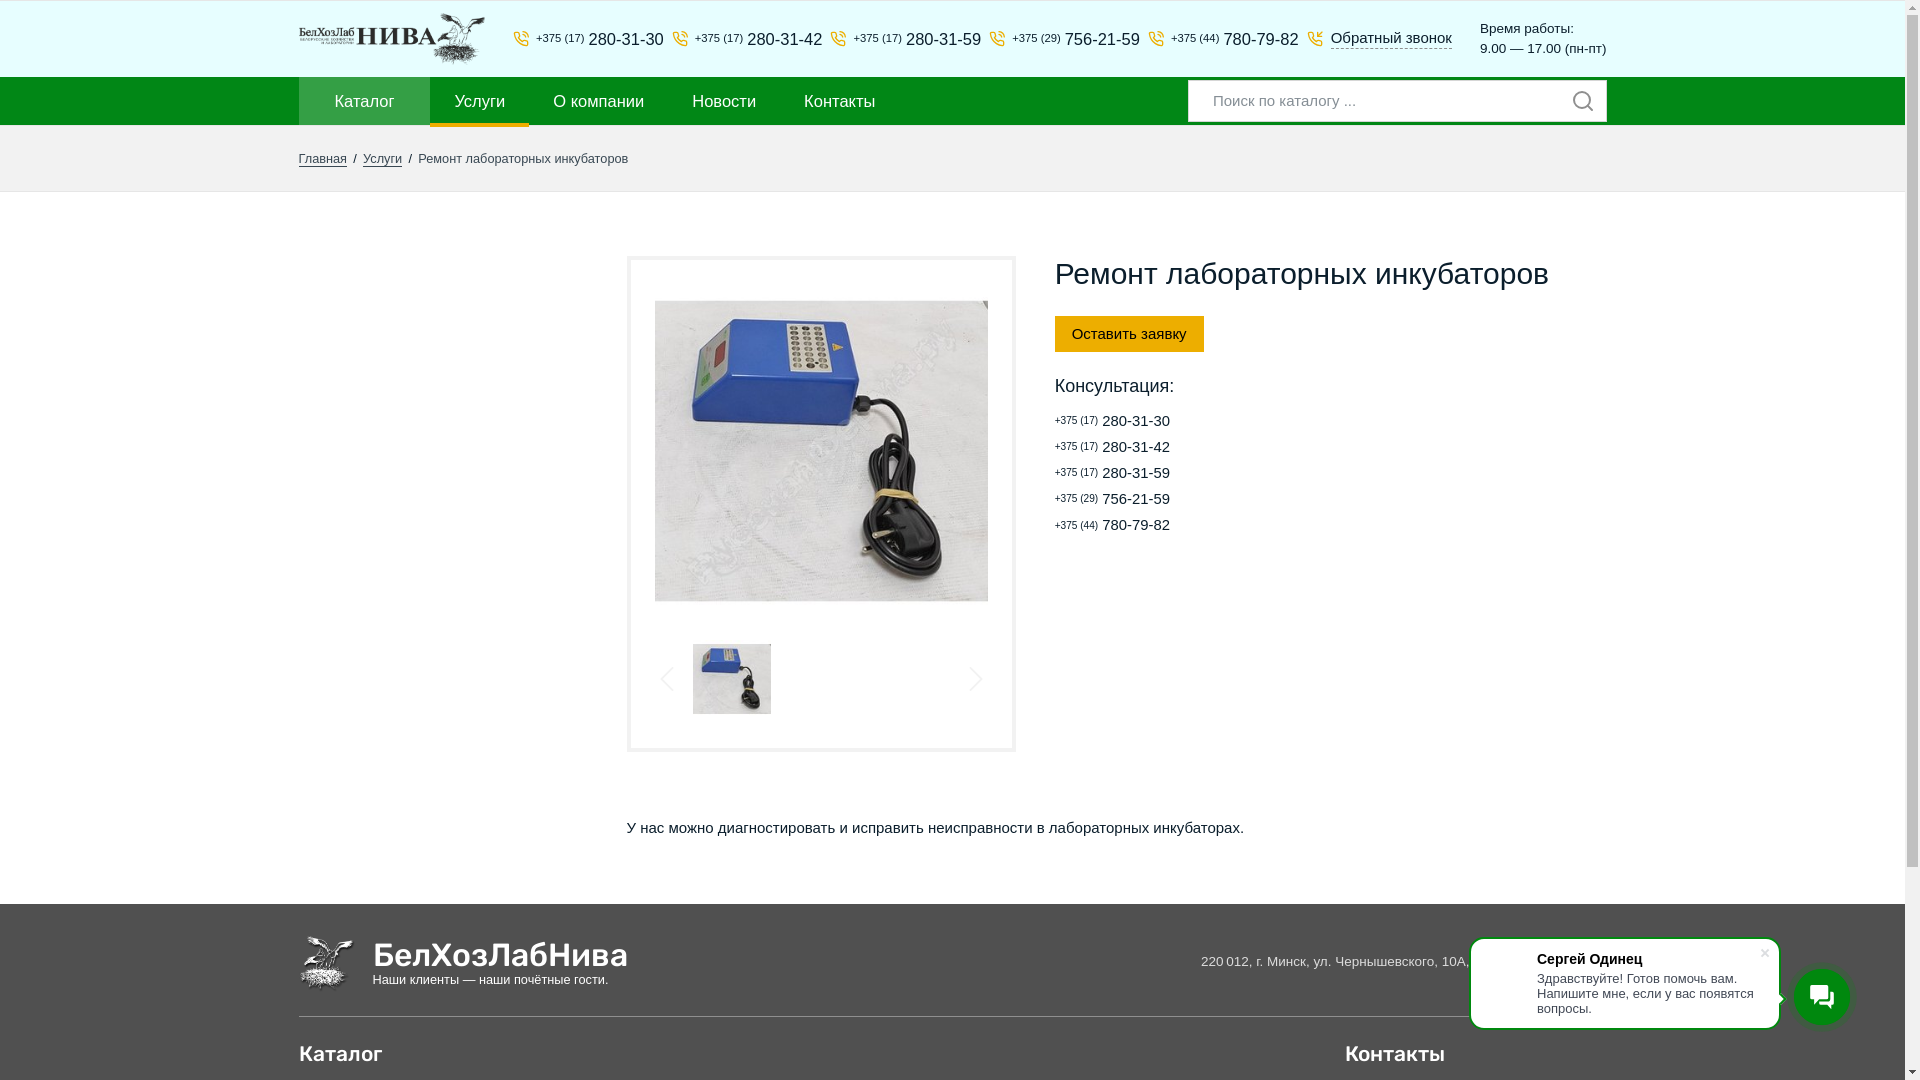  I want to click on '+375 (17), so click(1054, 473).